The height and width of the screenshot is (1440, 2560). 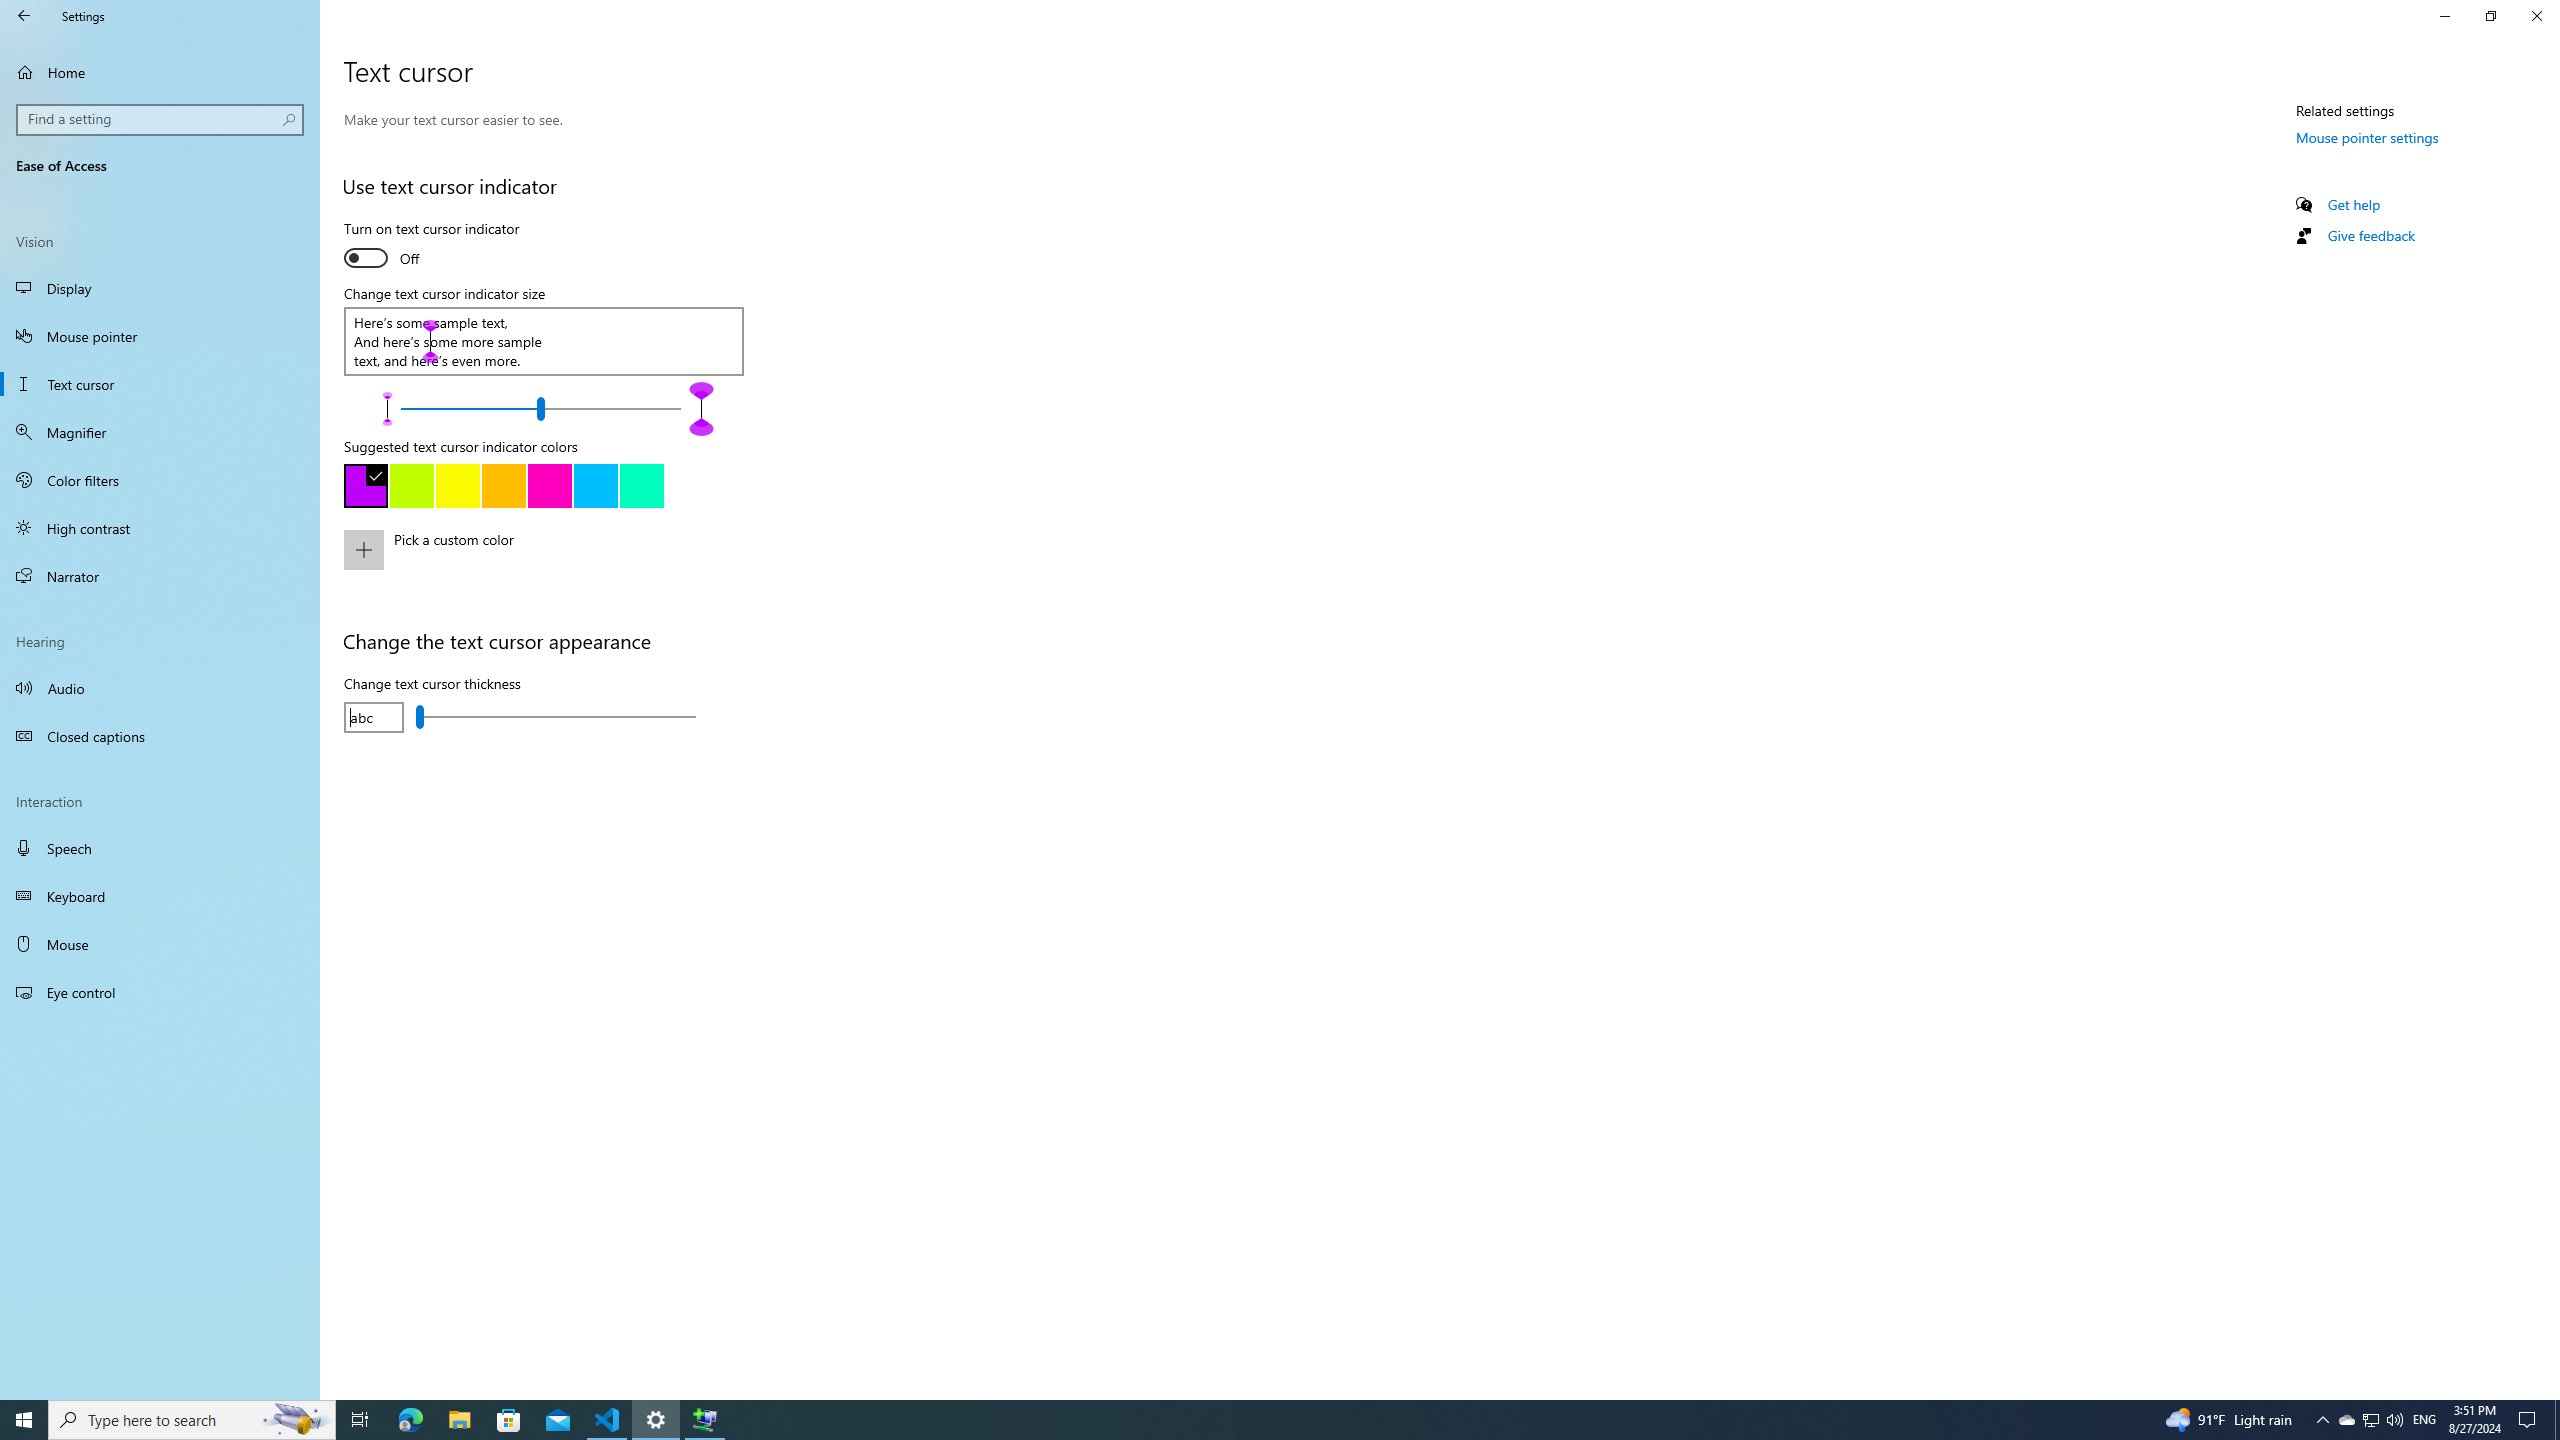 What do you see at coordinates (159, 991) in the screenshot?
I see `'Eye control'` at bounding box center [159, 991].